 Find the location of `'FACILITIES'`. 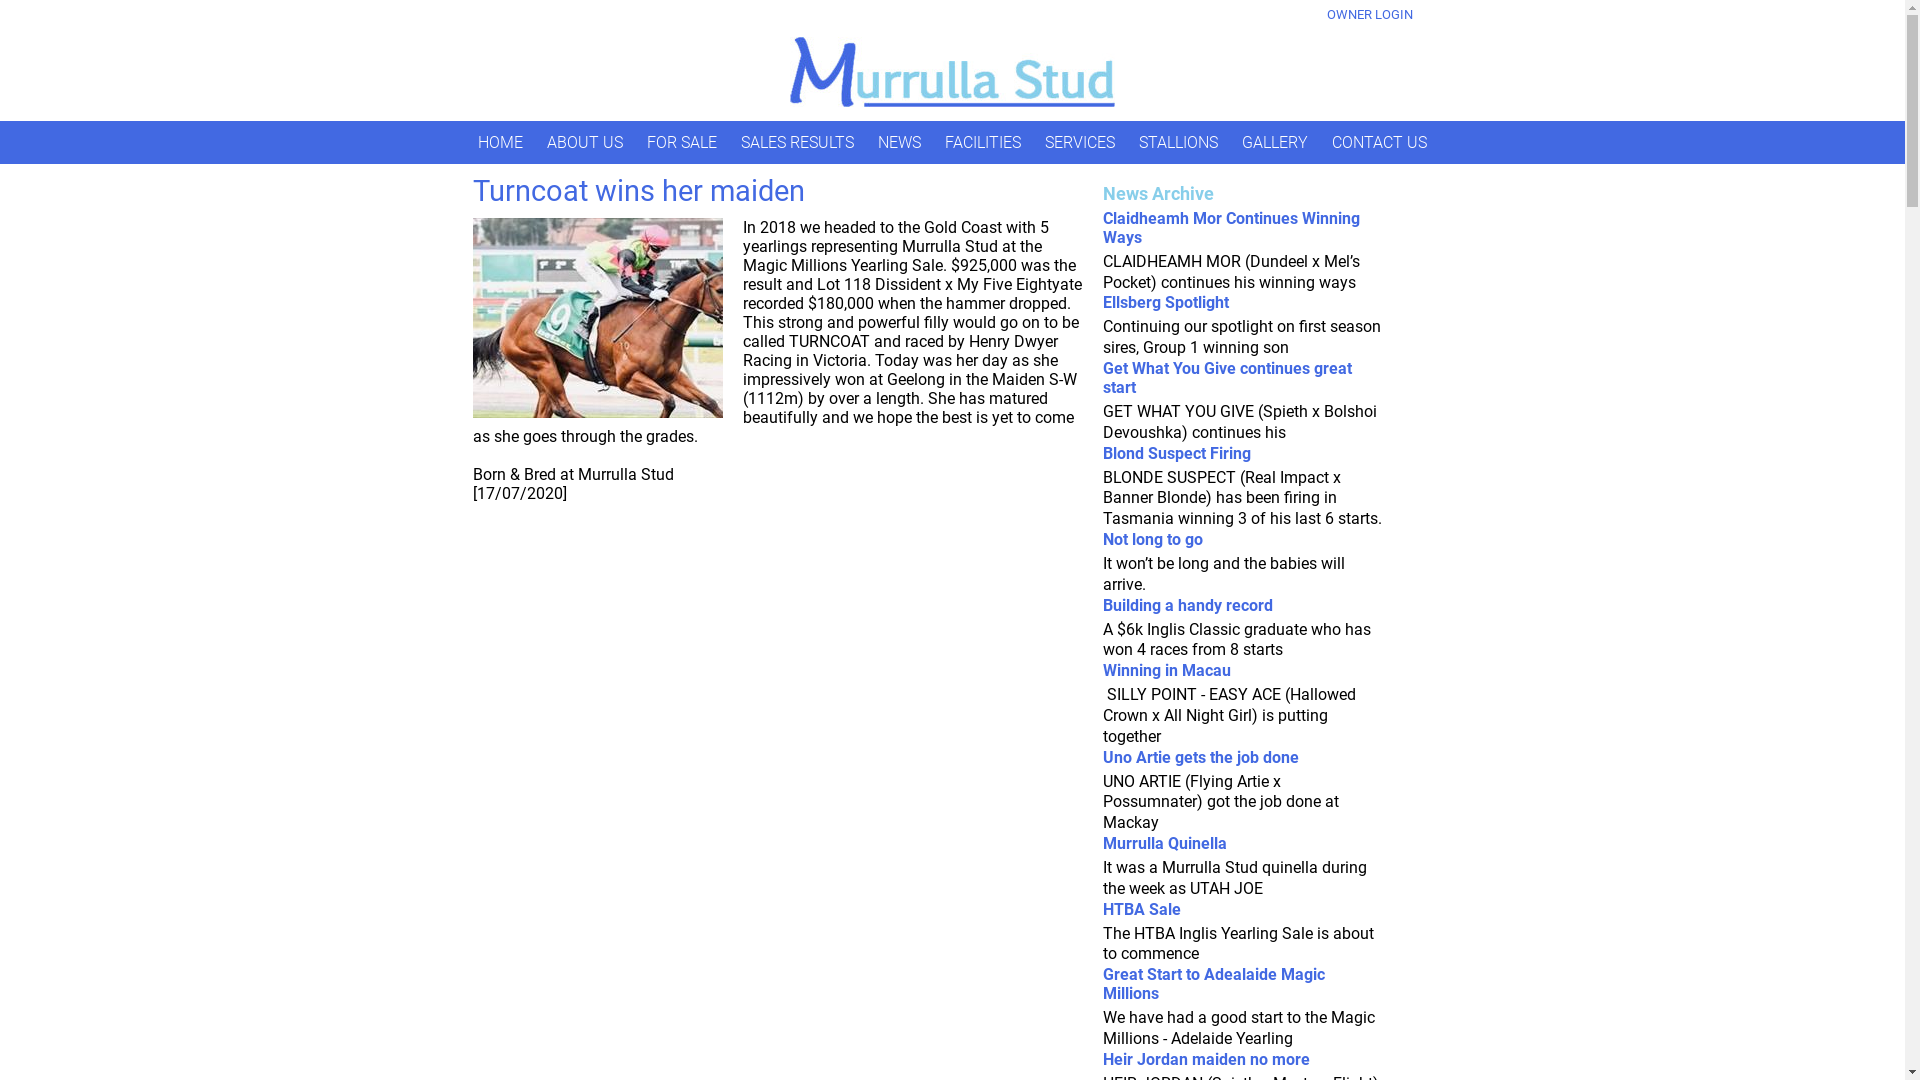

'FACILITIES' is located at coordinates (988, 141).